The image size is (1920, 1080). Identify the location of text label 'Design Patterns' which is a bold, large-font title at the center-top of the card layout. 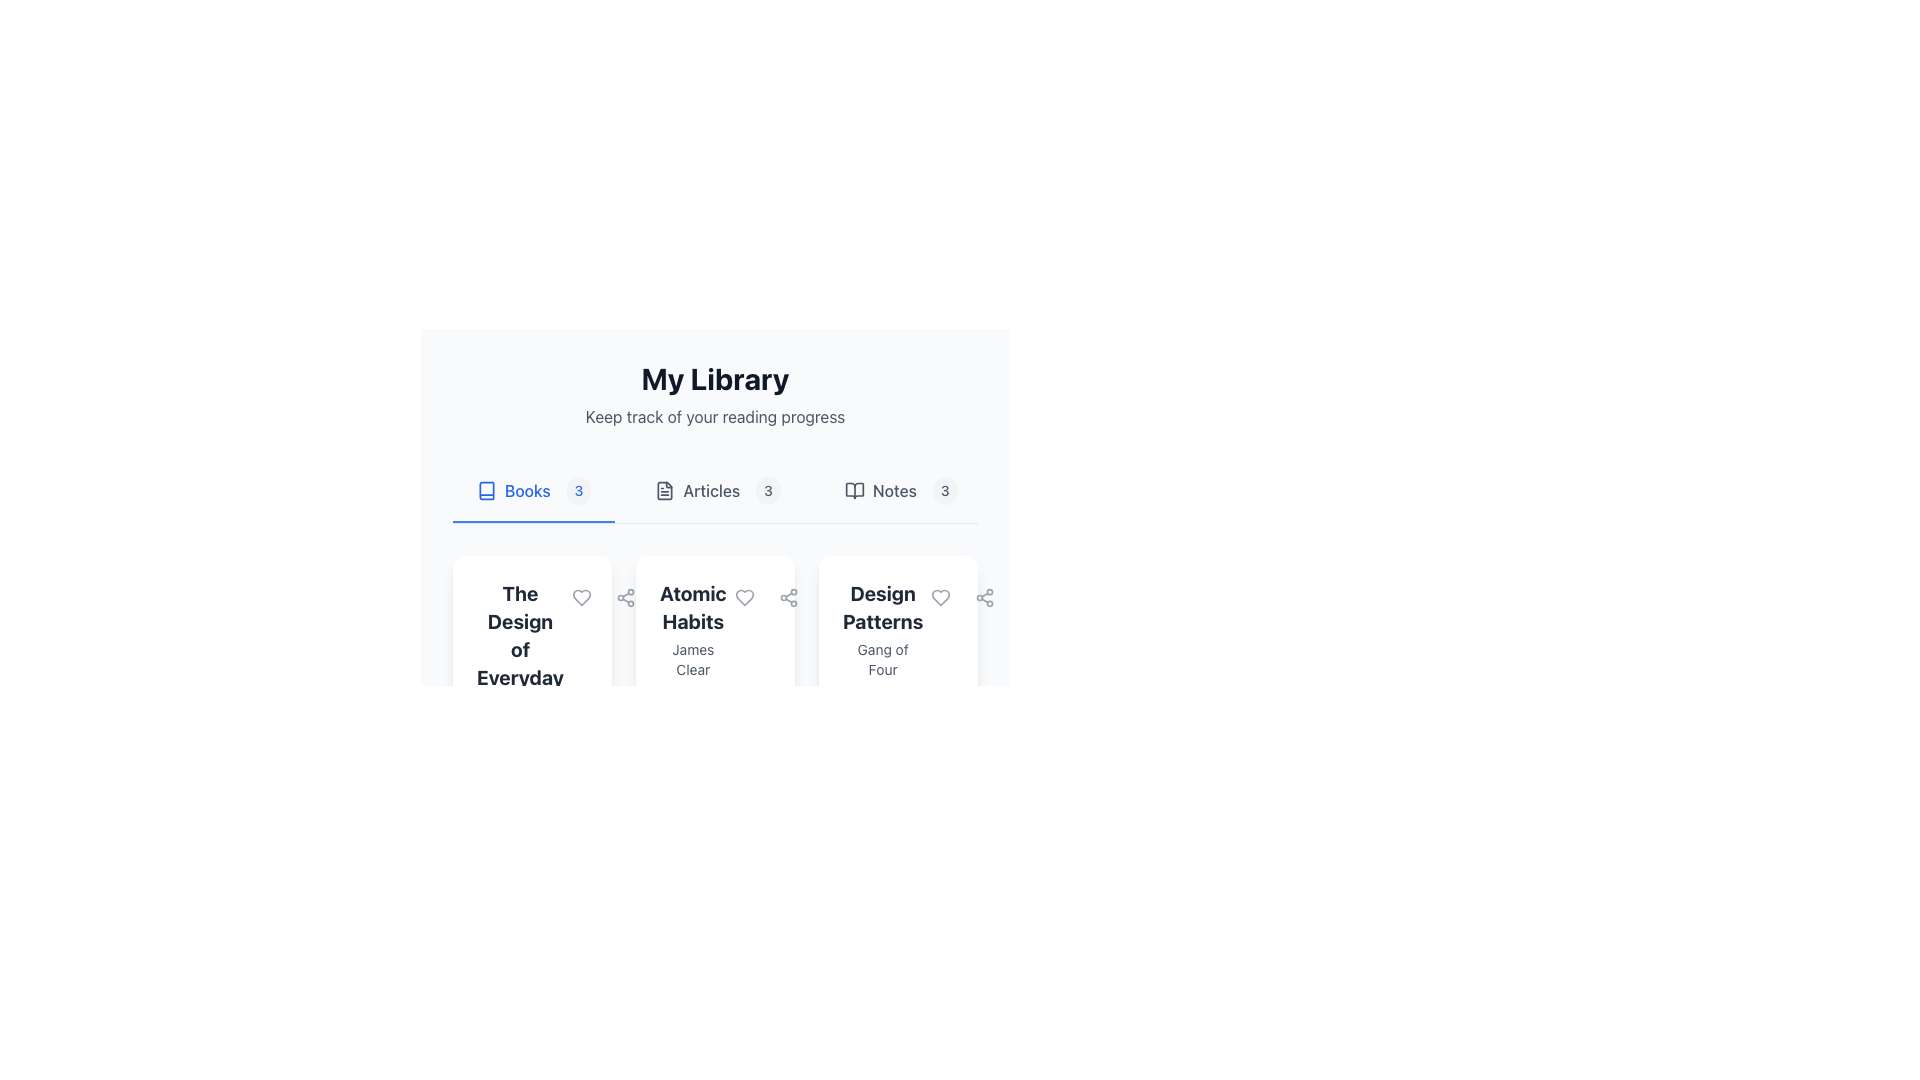
(882, 607).